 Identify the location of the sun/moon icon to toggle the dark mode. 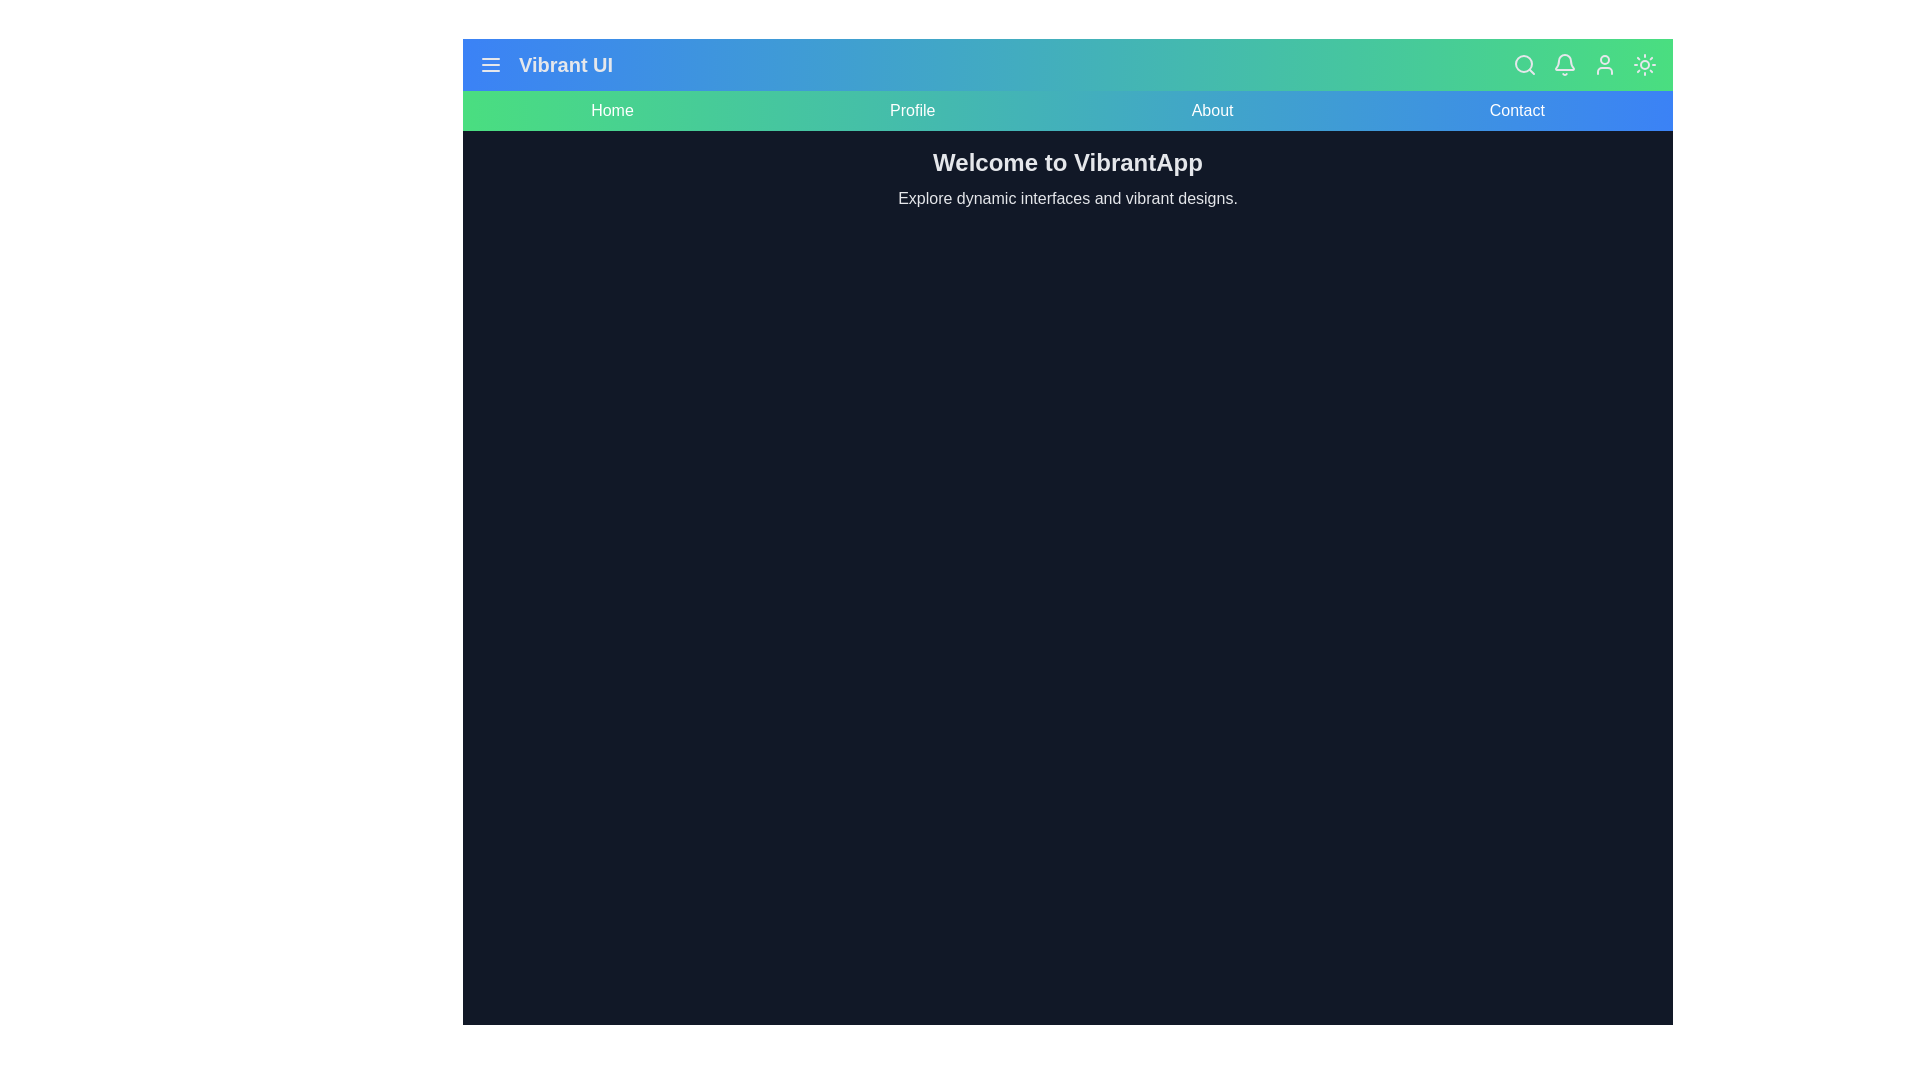
(1645, 64).